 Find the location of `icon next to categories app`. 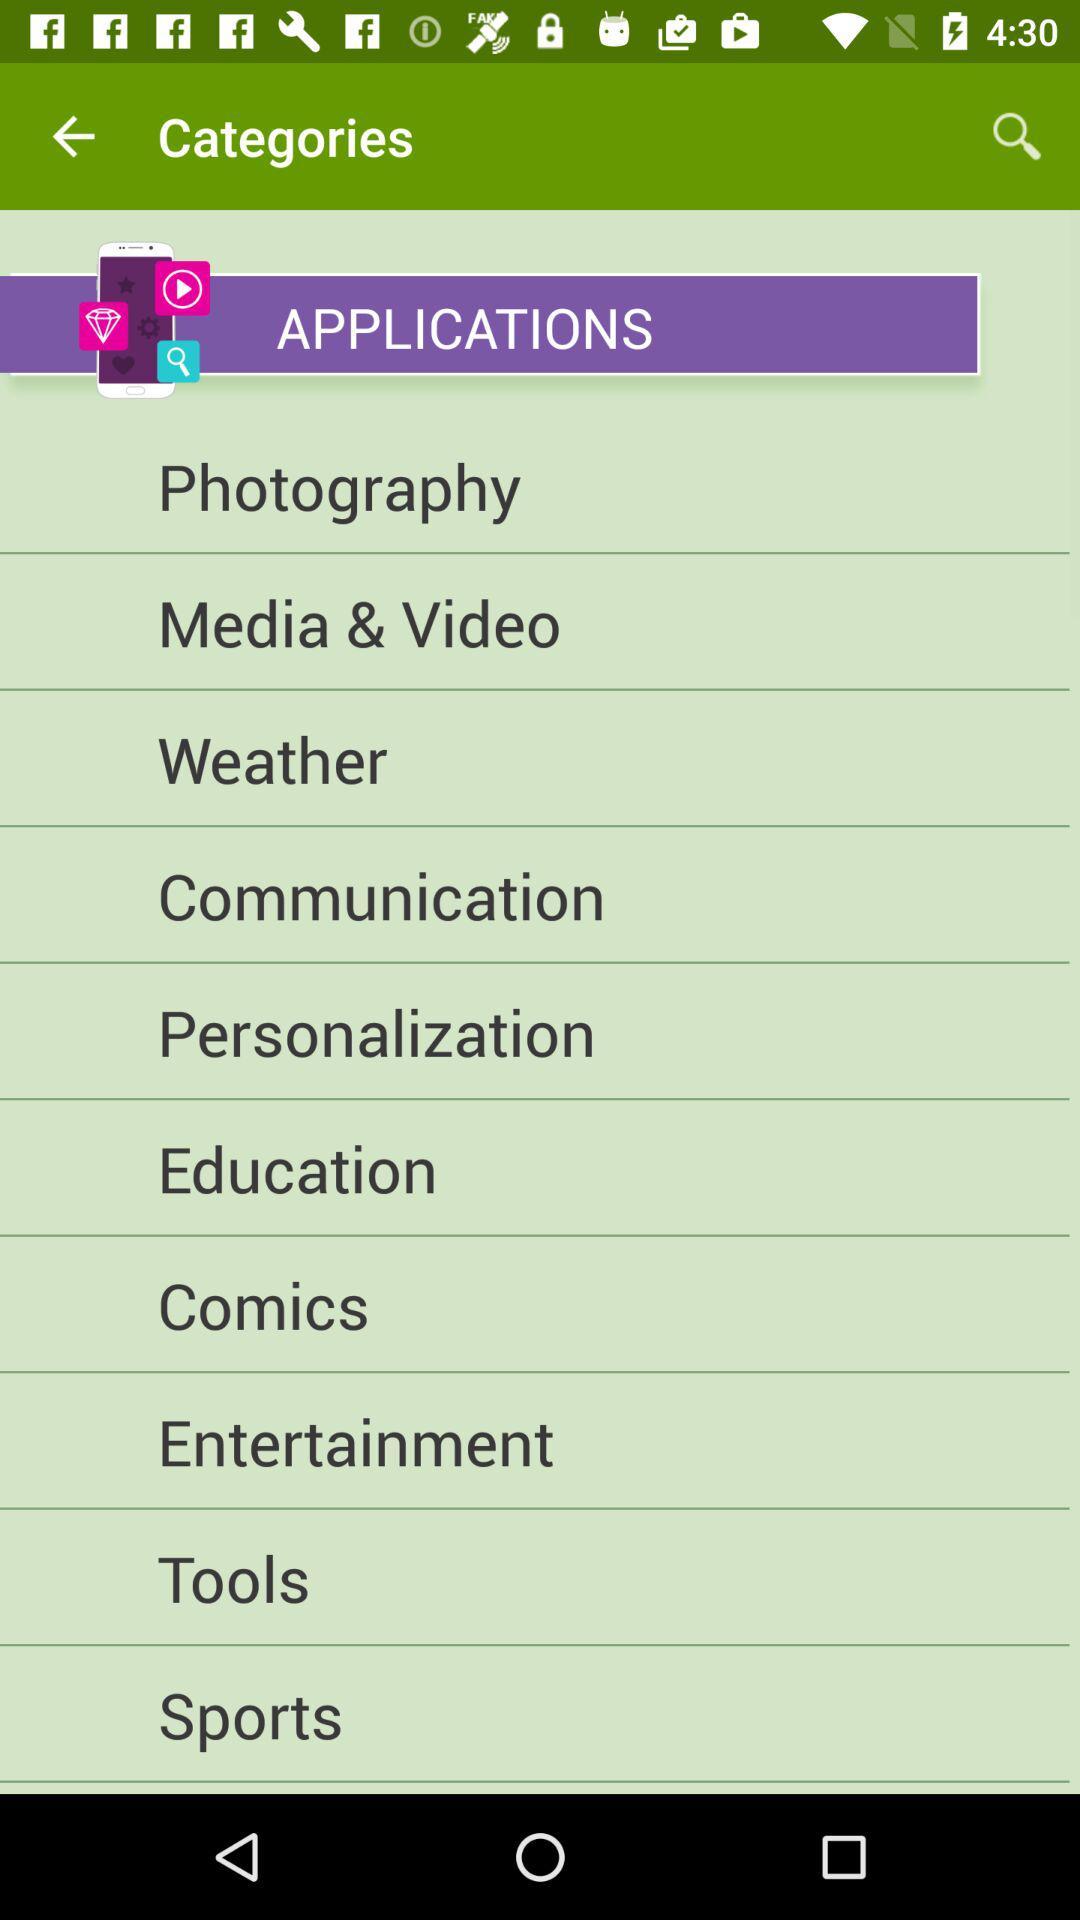

icon next to categories app is located at coordinates (72, 135).